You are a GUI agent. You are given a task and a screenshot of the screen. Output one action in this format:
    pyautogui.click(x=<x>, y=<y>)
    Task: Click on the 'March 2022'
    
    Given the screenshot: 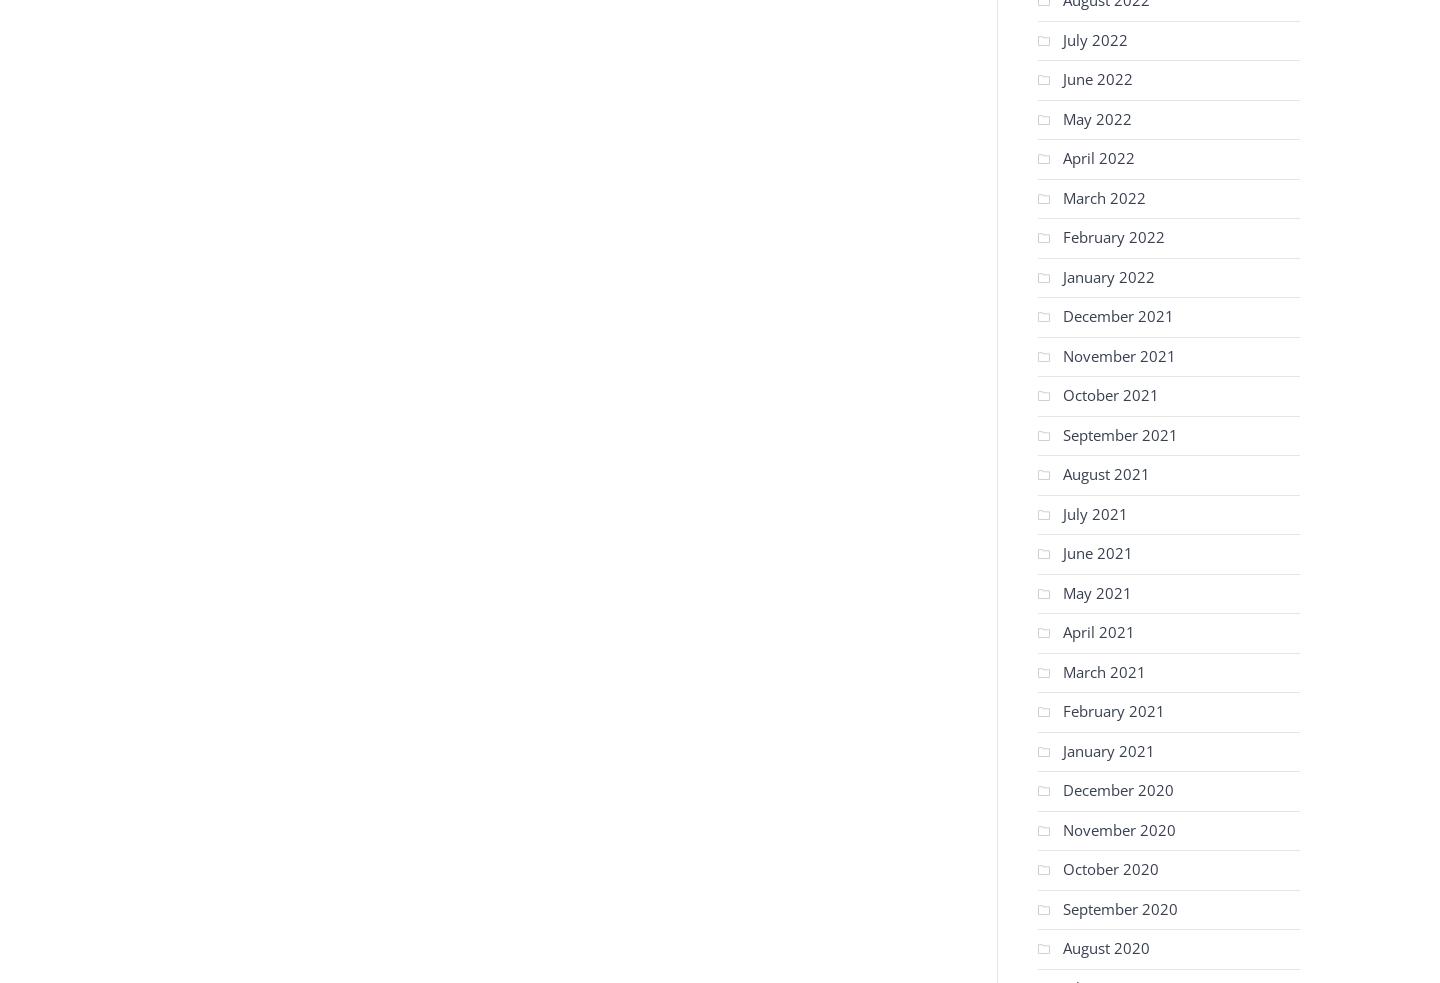 What is the action you would take?
    pyautogui.click(x=1063, y=196)
    